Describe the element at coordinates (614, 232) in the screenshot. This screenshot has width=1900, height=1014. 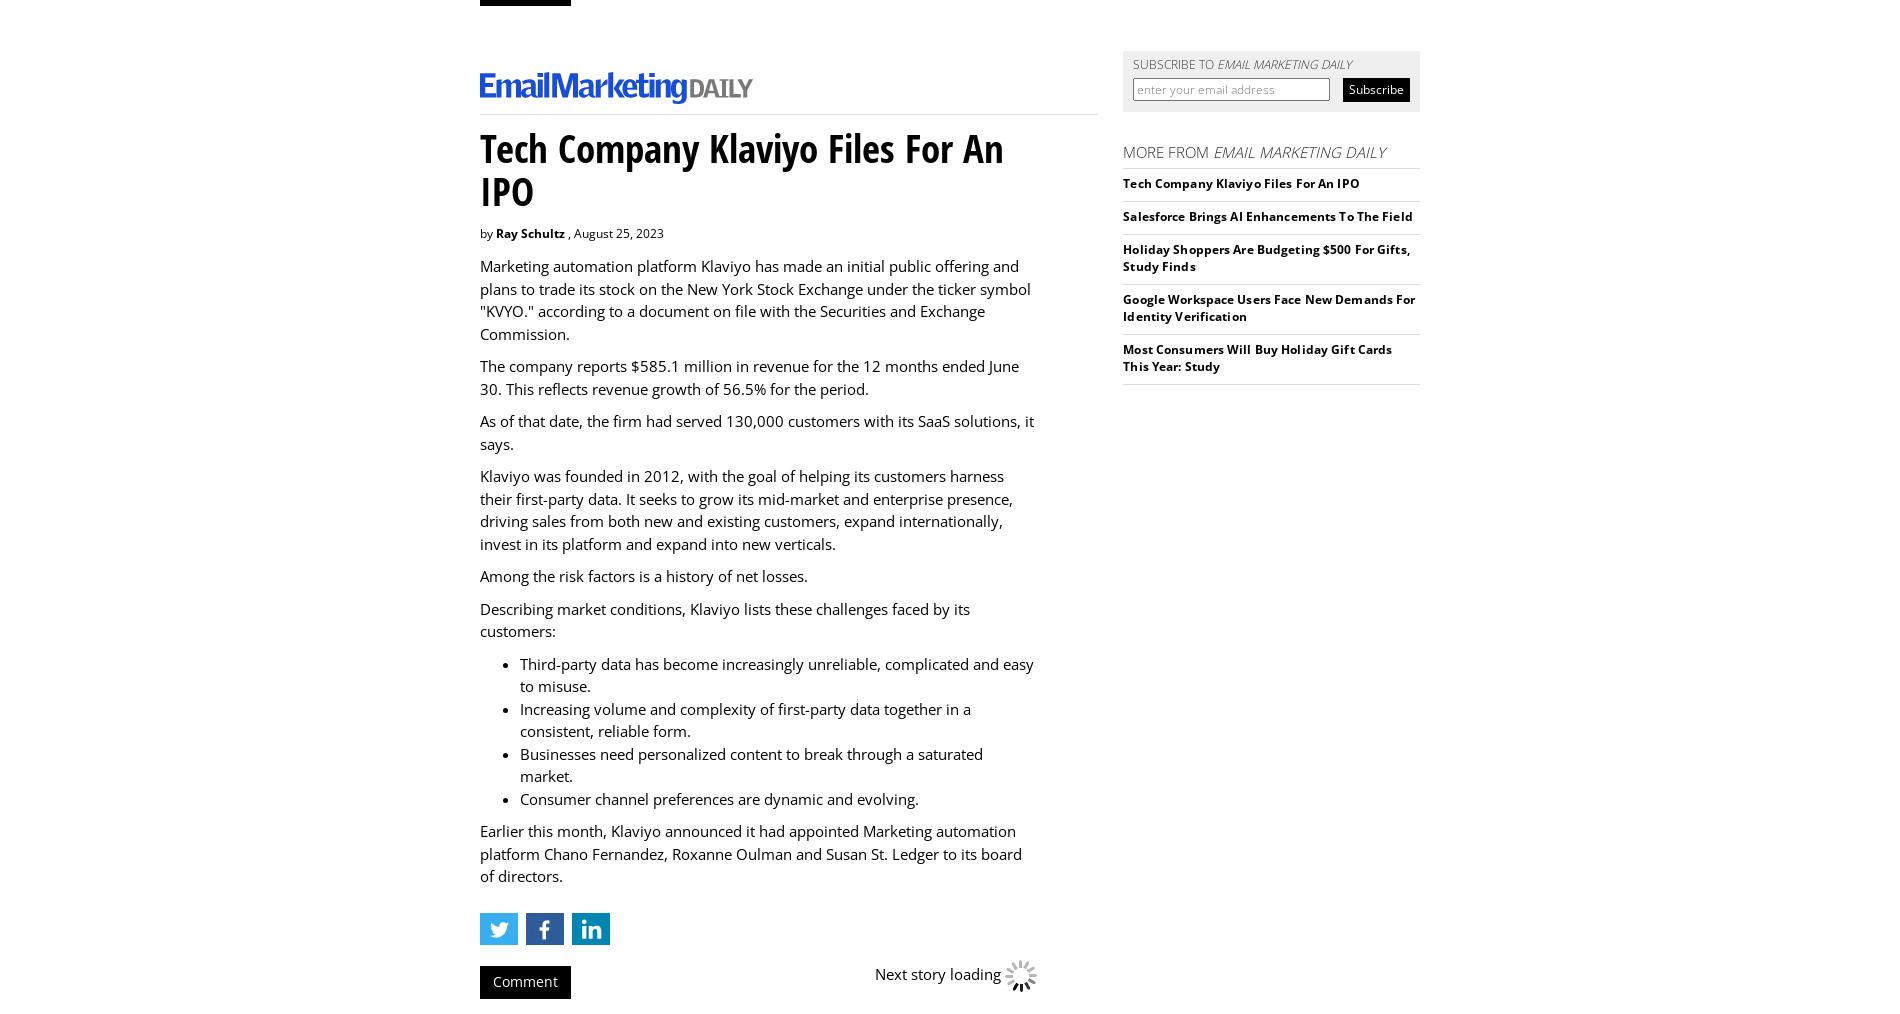
I see `', 
                                    
                                
                                August 25, 2023'` at that location.